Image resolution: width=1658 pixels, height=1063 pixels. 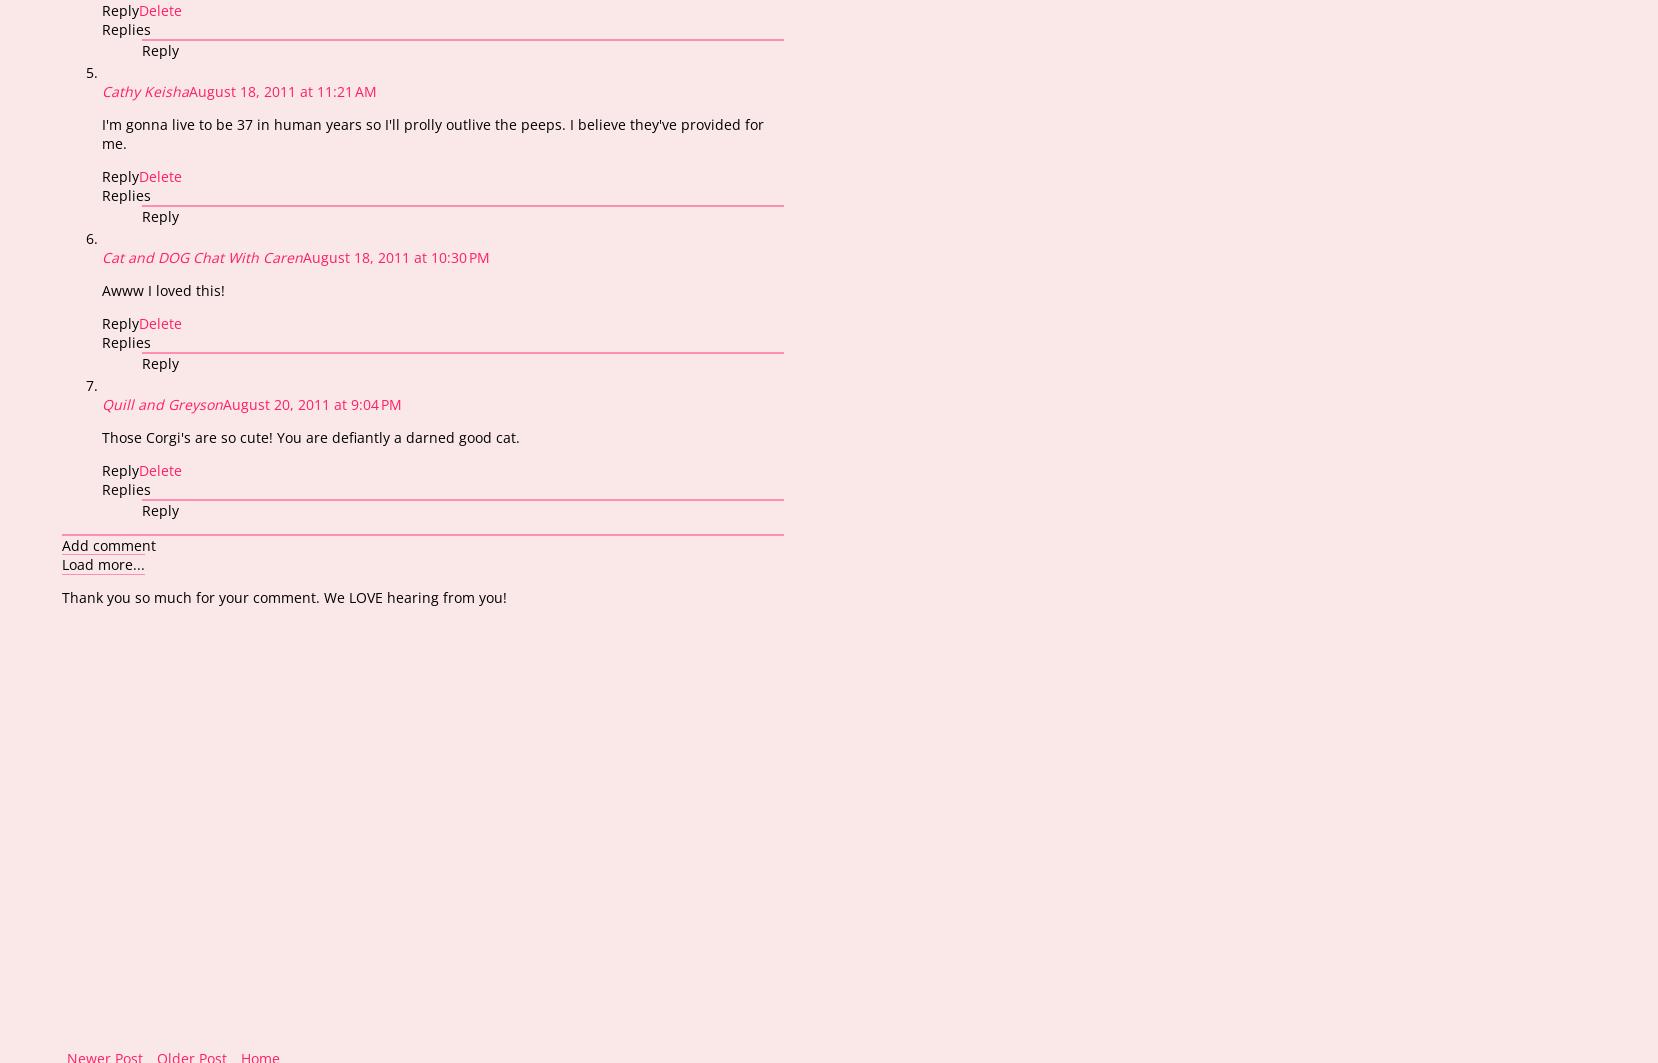 I want to click on 'Load more...', so click(x=102, y=562).